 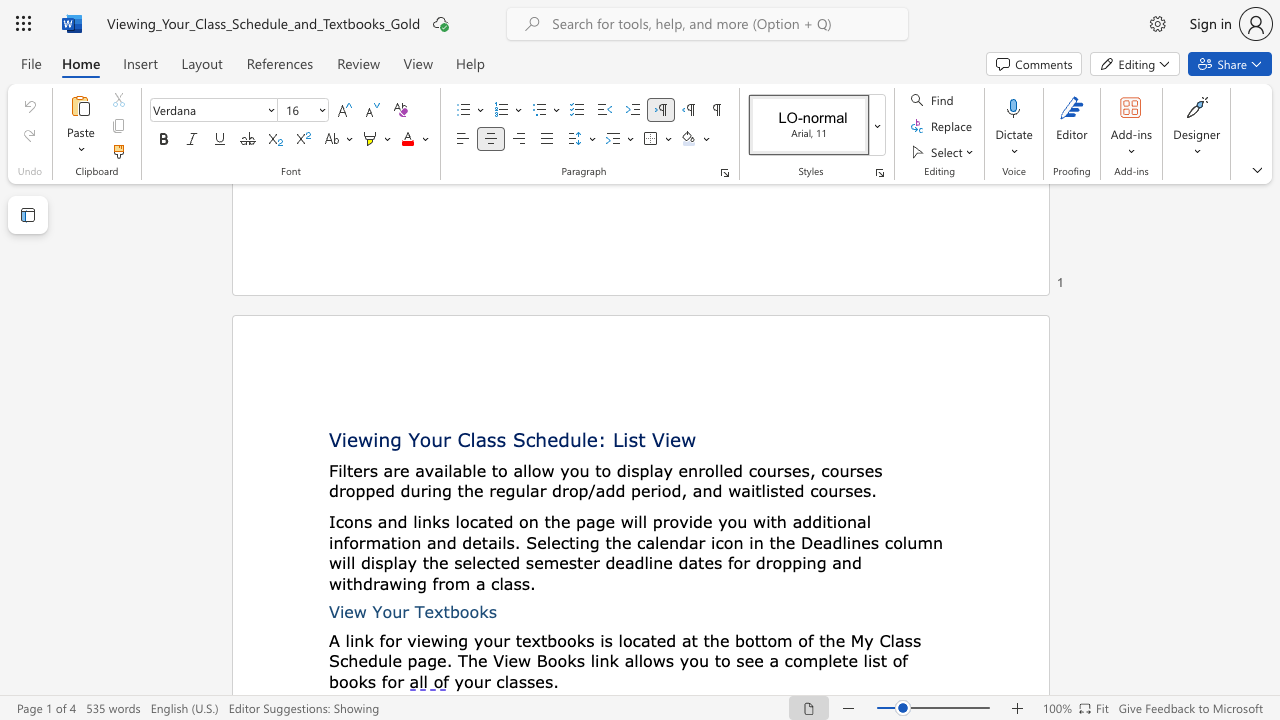 I want to click on the subset text "ll provi" within the text "on the page will provide you with", so click(x=637, y=521).